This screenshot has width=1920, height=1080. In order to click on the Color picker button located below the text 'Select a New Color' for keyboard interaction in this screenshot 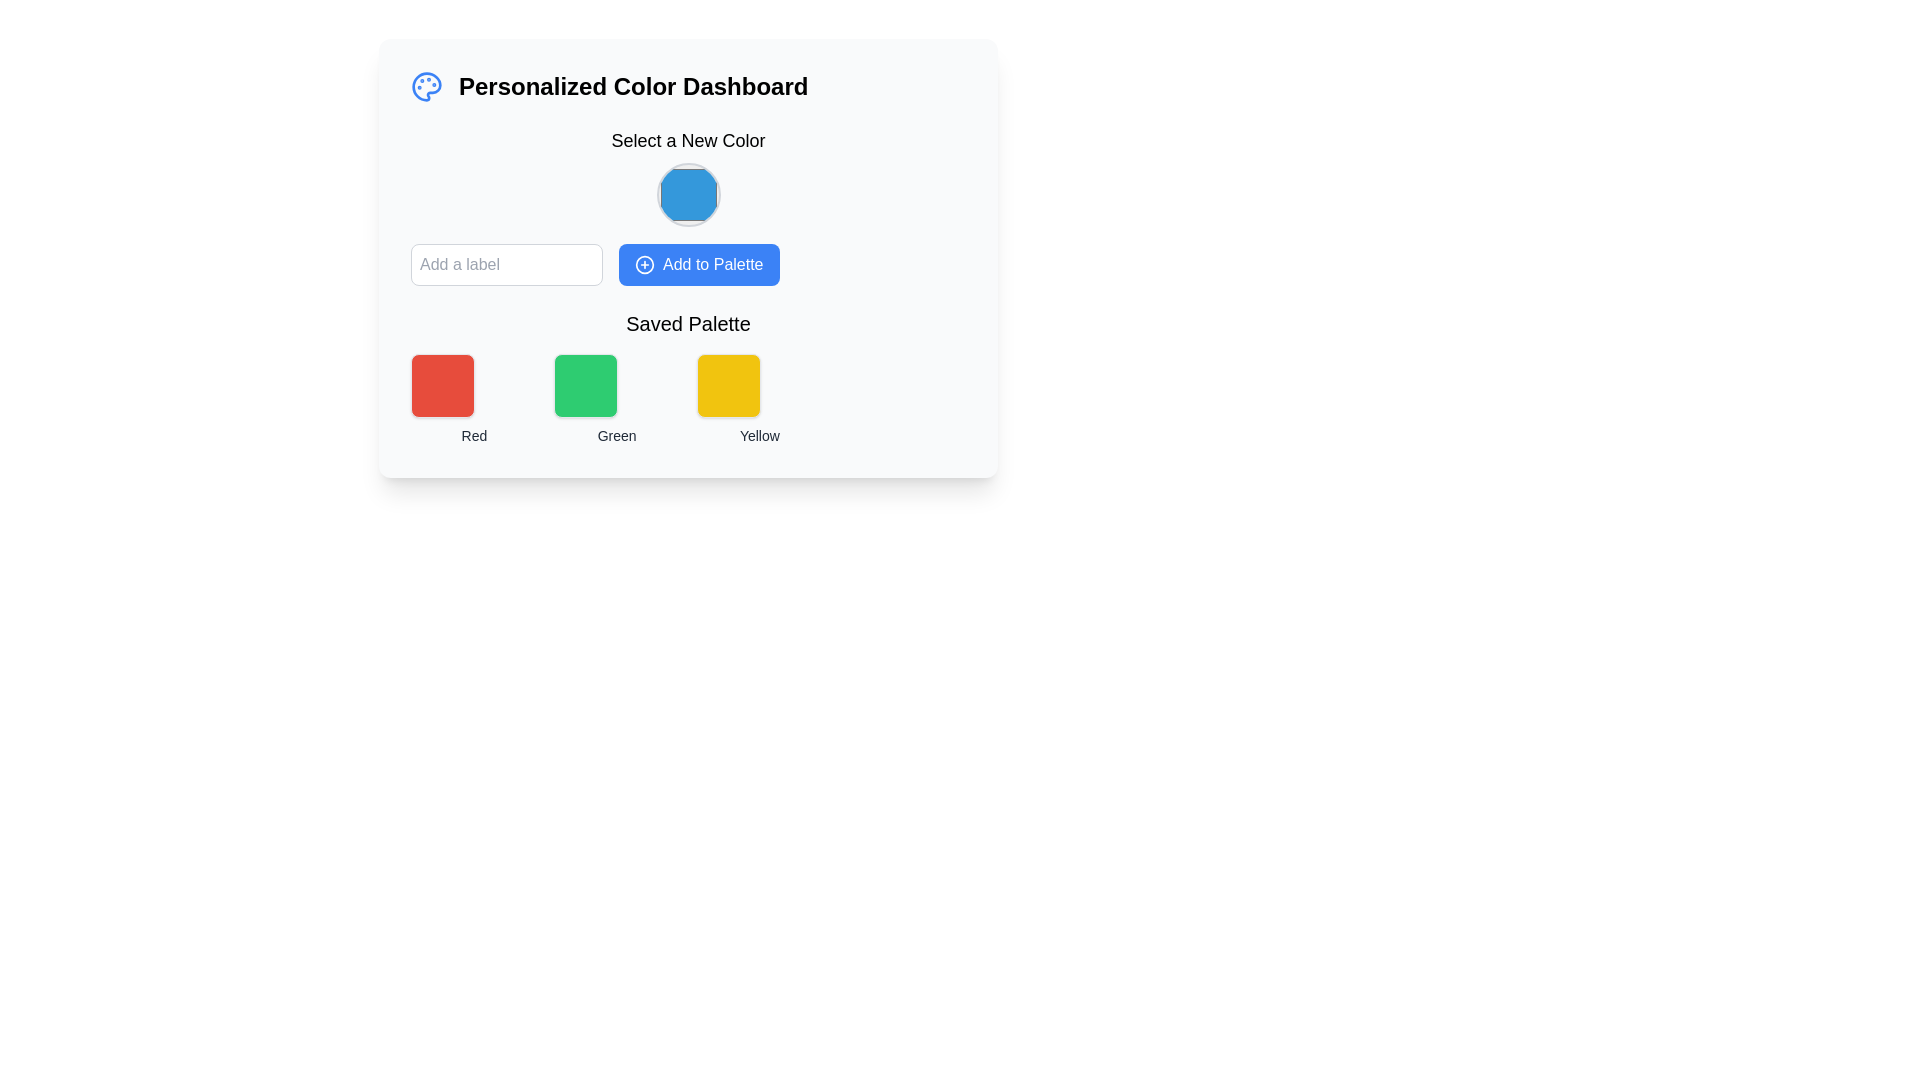, I will do `click(688, 195)`.